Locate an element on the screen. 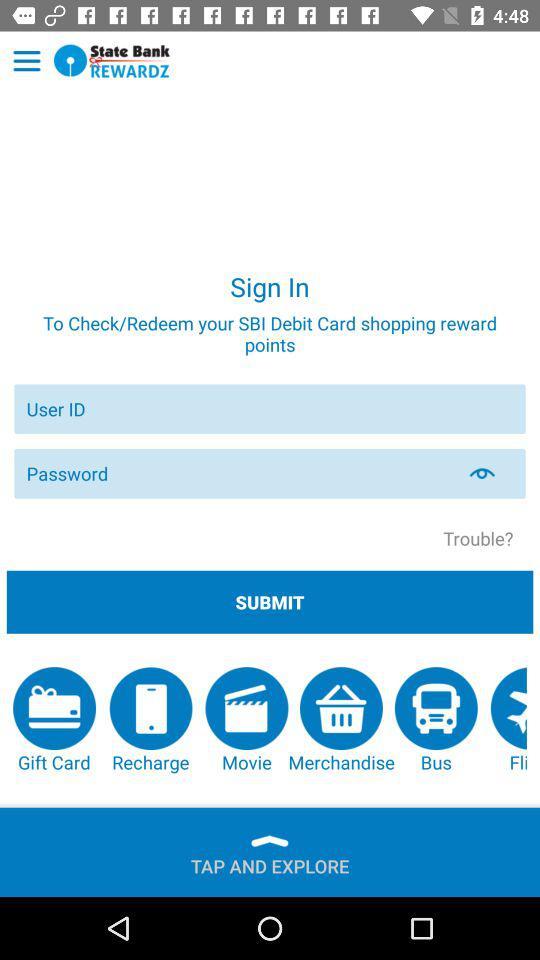  the icon below the submit is located at coordinates (246, 720).